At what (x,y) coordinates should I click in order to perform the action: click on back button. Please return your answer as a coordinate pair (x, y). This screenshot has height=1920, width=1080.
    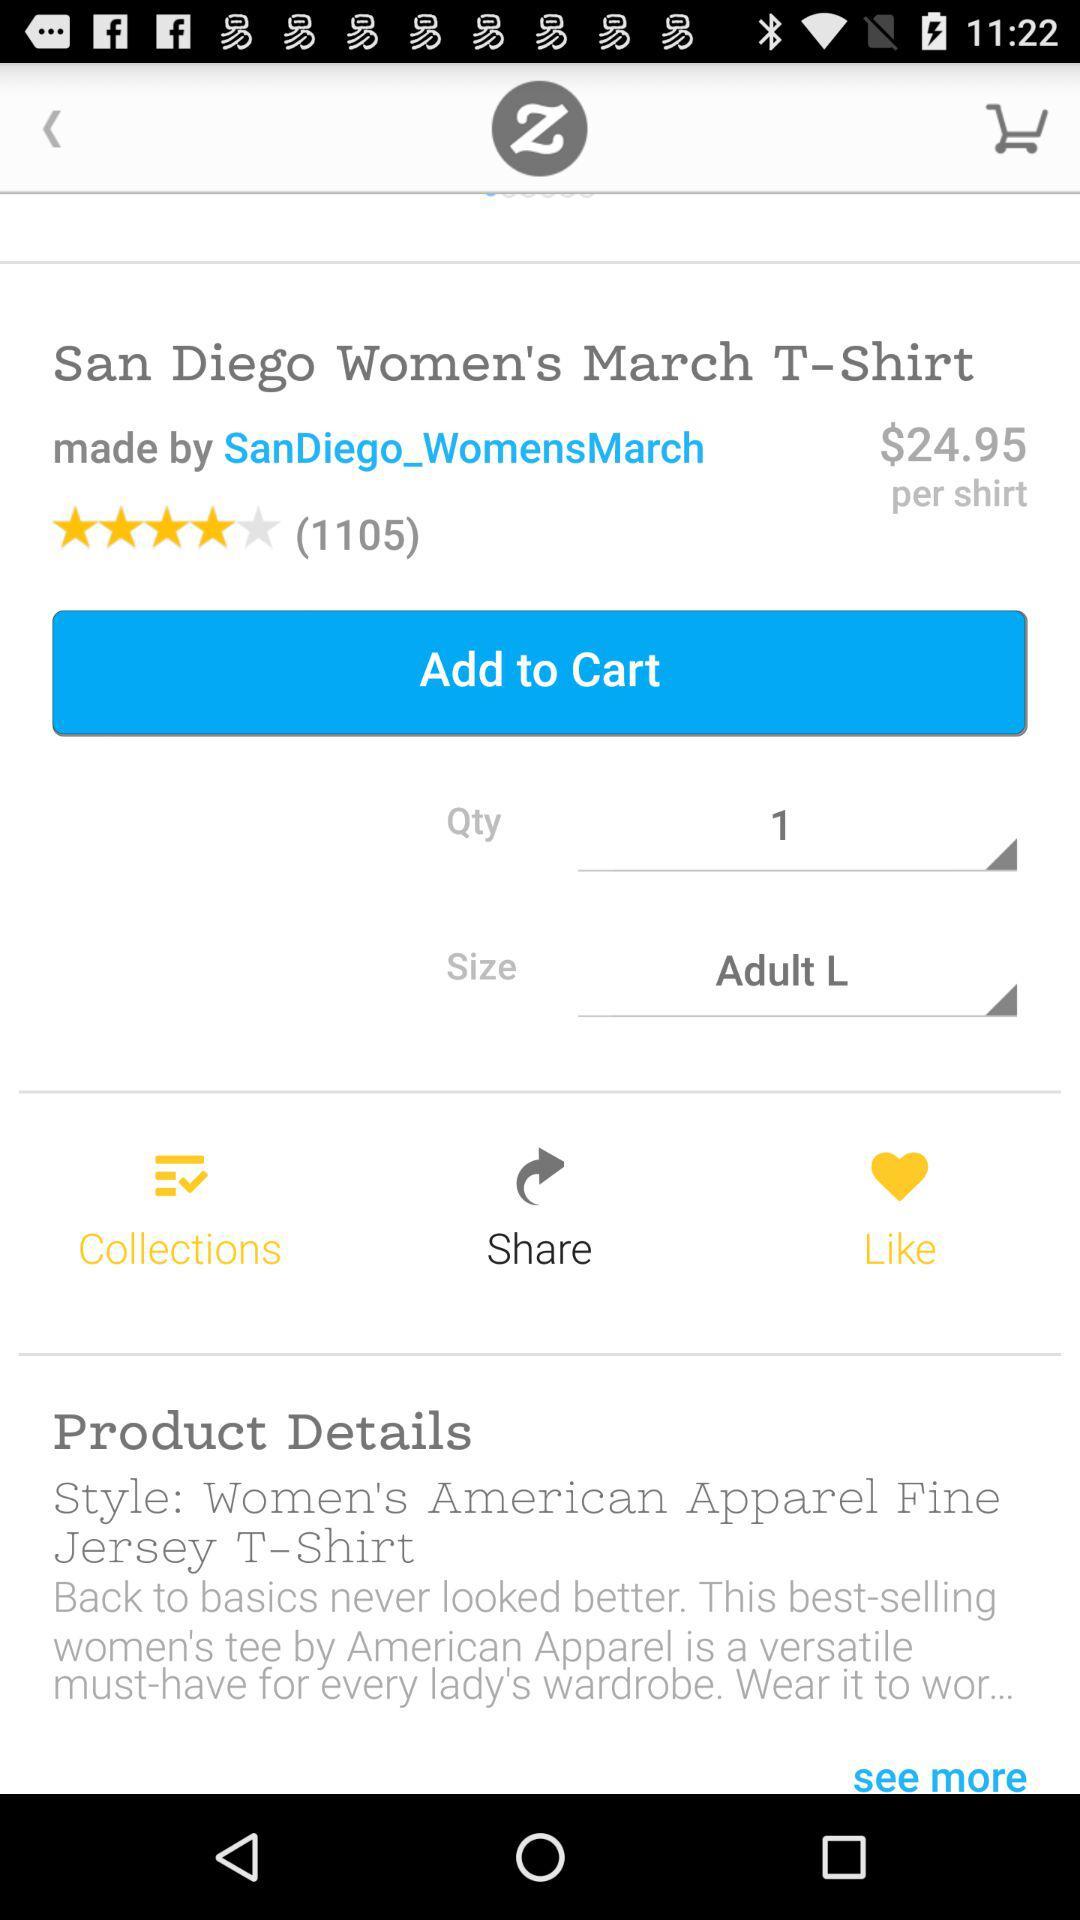
    Looking at the image, I should click on (51, 127).